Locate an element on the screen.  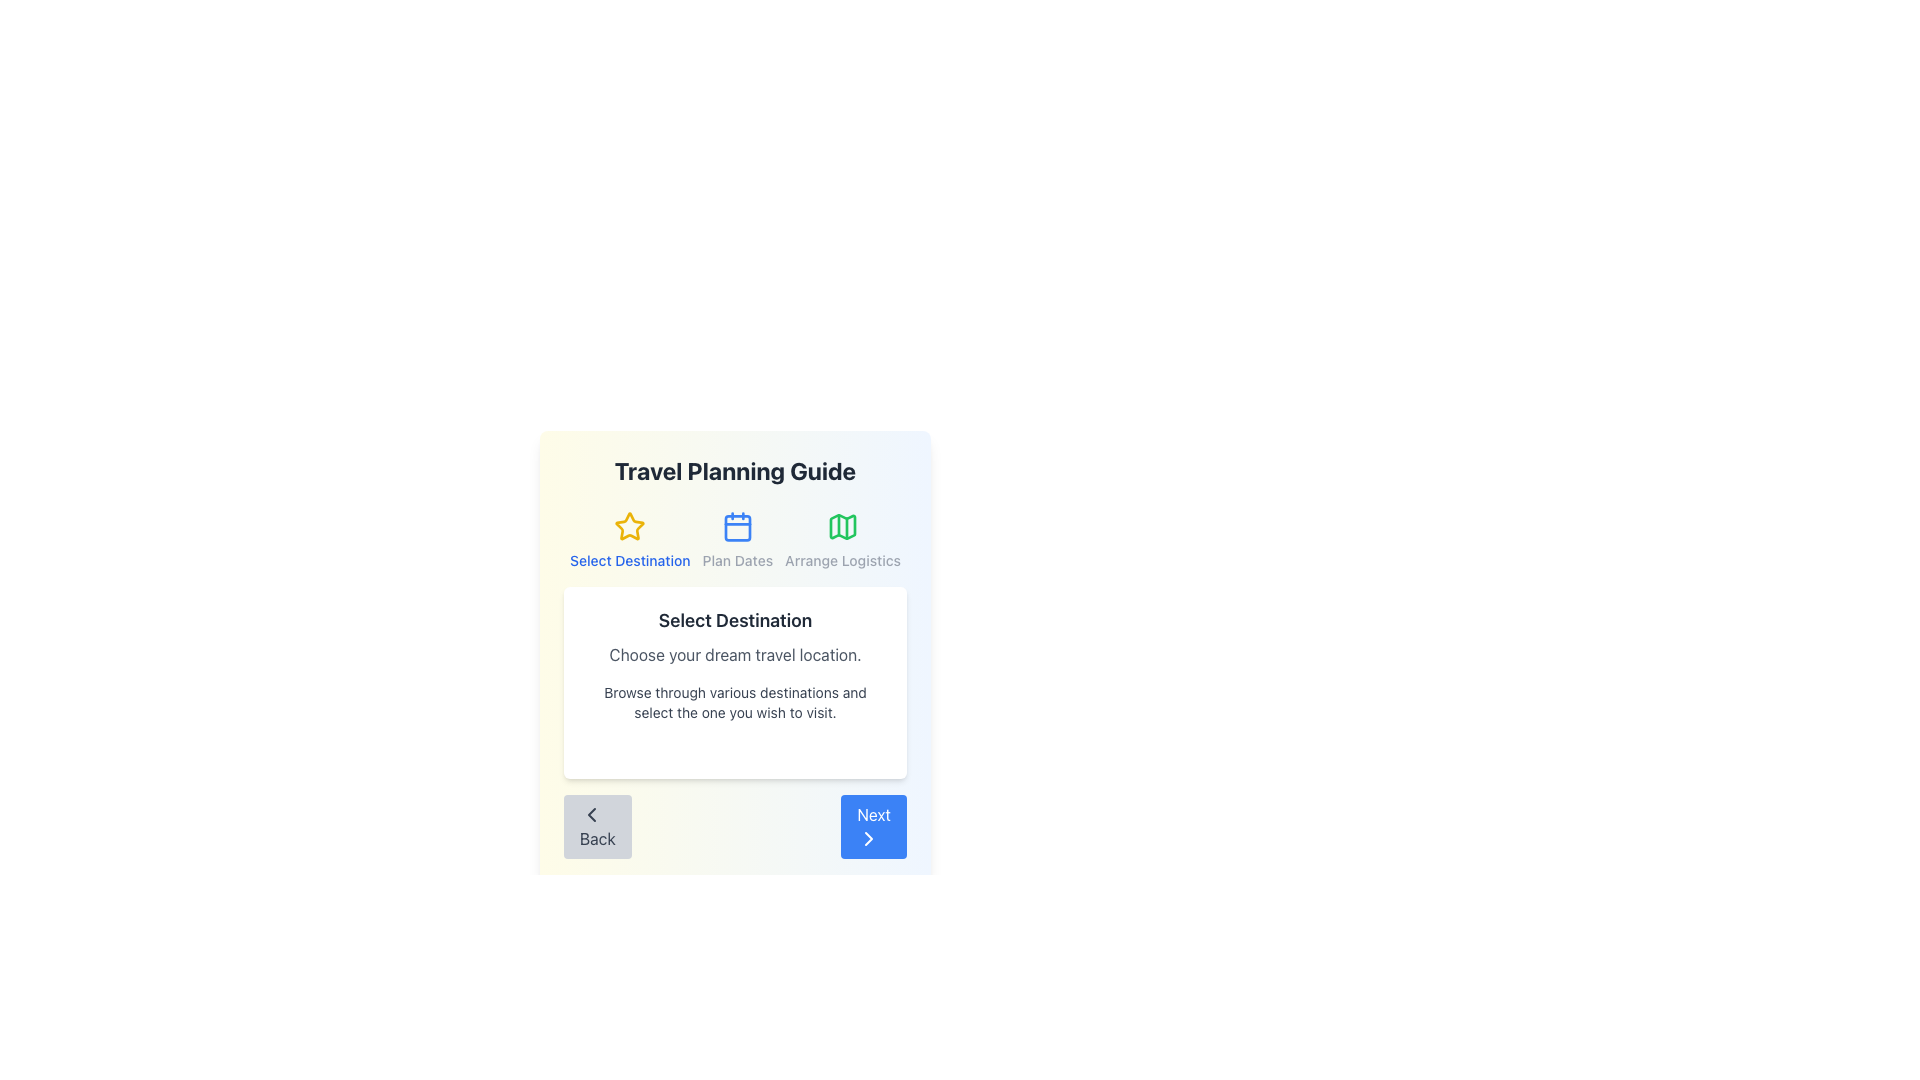
the green map icon in the 'Arrange Logistics' section is located at coordinates (843, 526).